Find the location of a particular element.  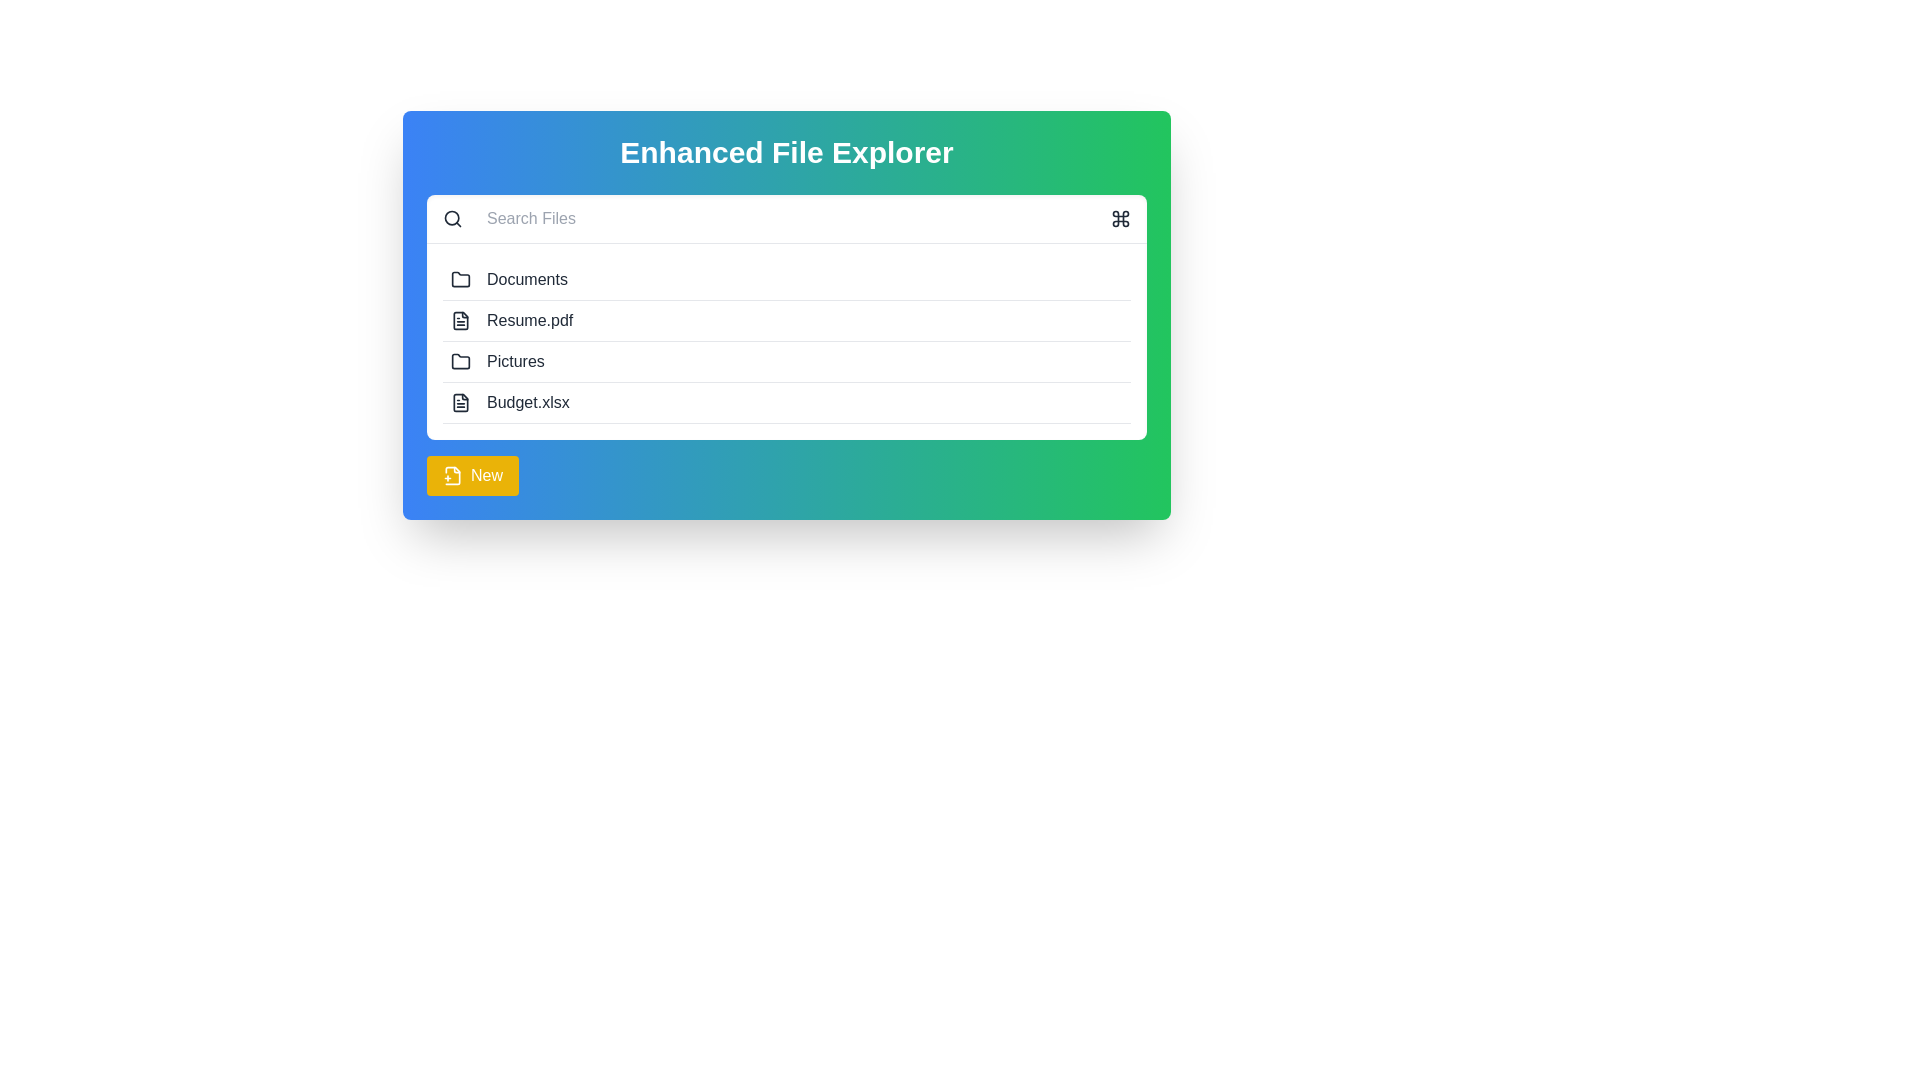

the button containing the text label 'New' is located at coordinates (487, 475).